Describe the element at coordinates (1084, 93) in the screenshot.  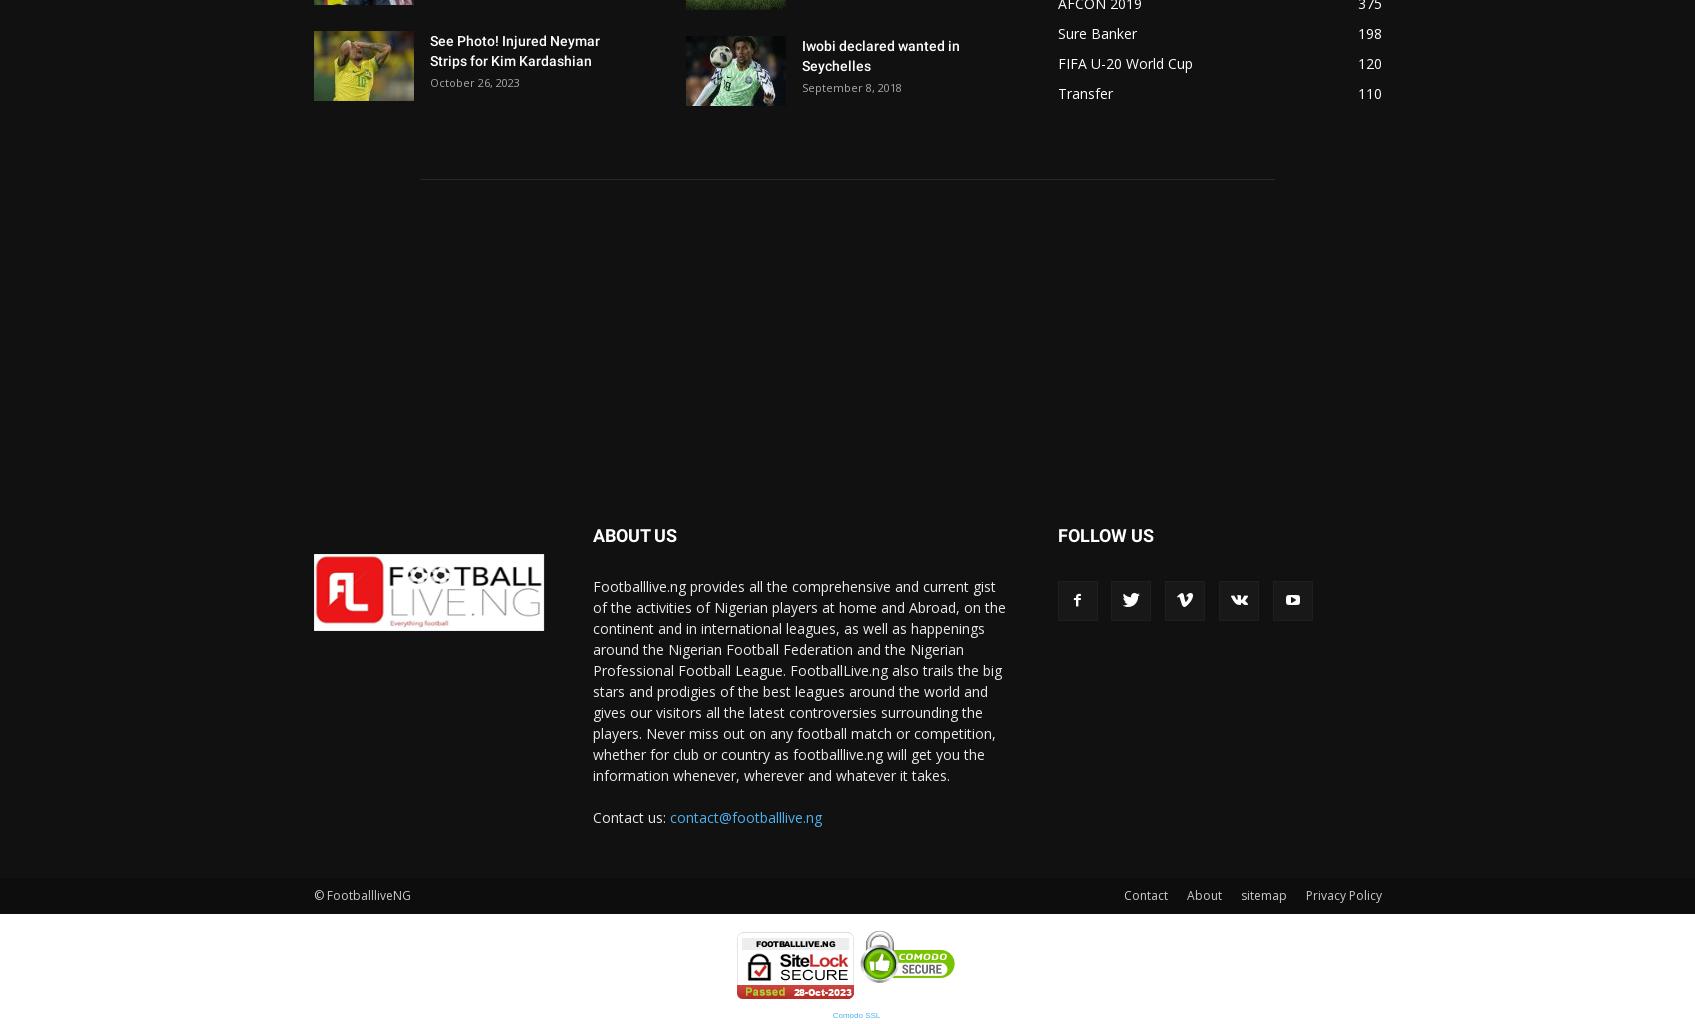
I see `'Transfer'` at that location.